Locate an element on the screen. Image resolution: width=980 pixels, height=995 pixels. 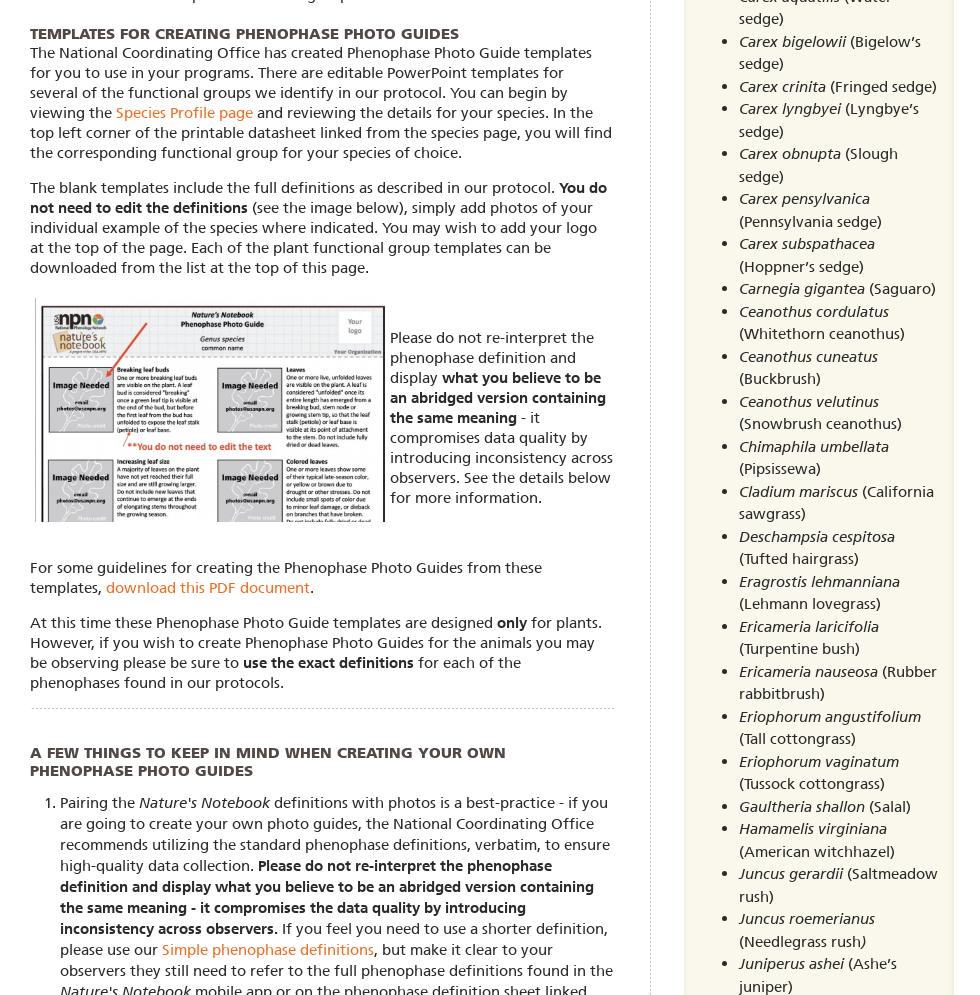
'Deschampsia cespitosa' is located at coordinates (816, 536).